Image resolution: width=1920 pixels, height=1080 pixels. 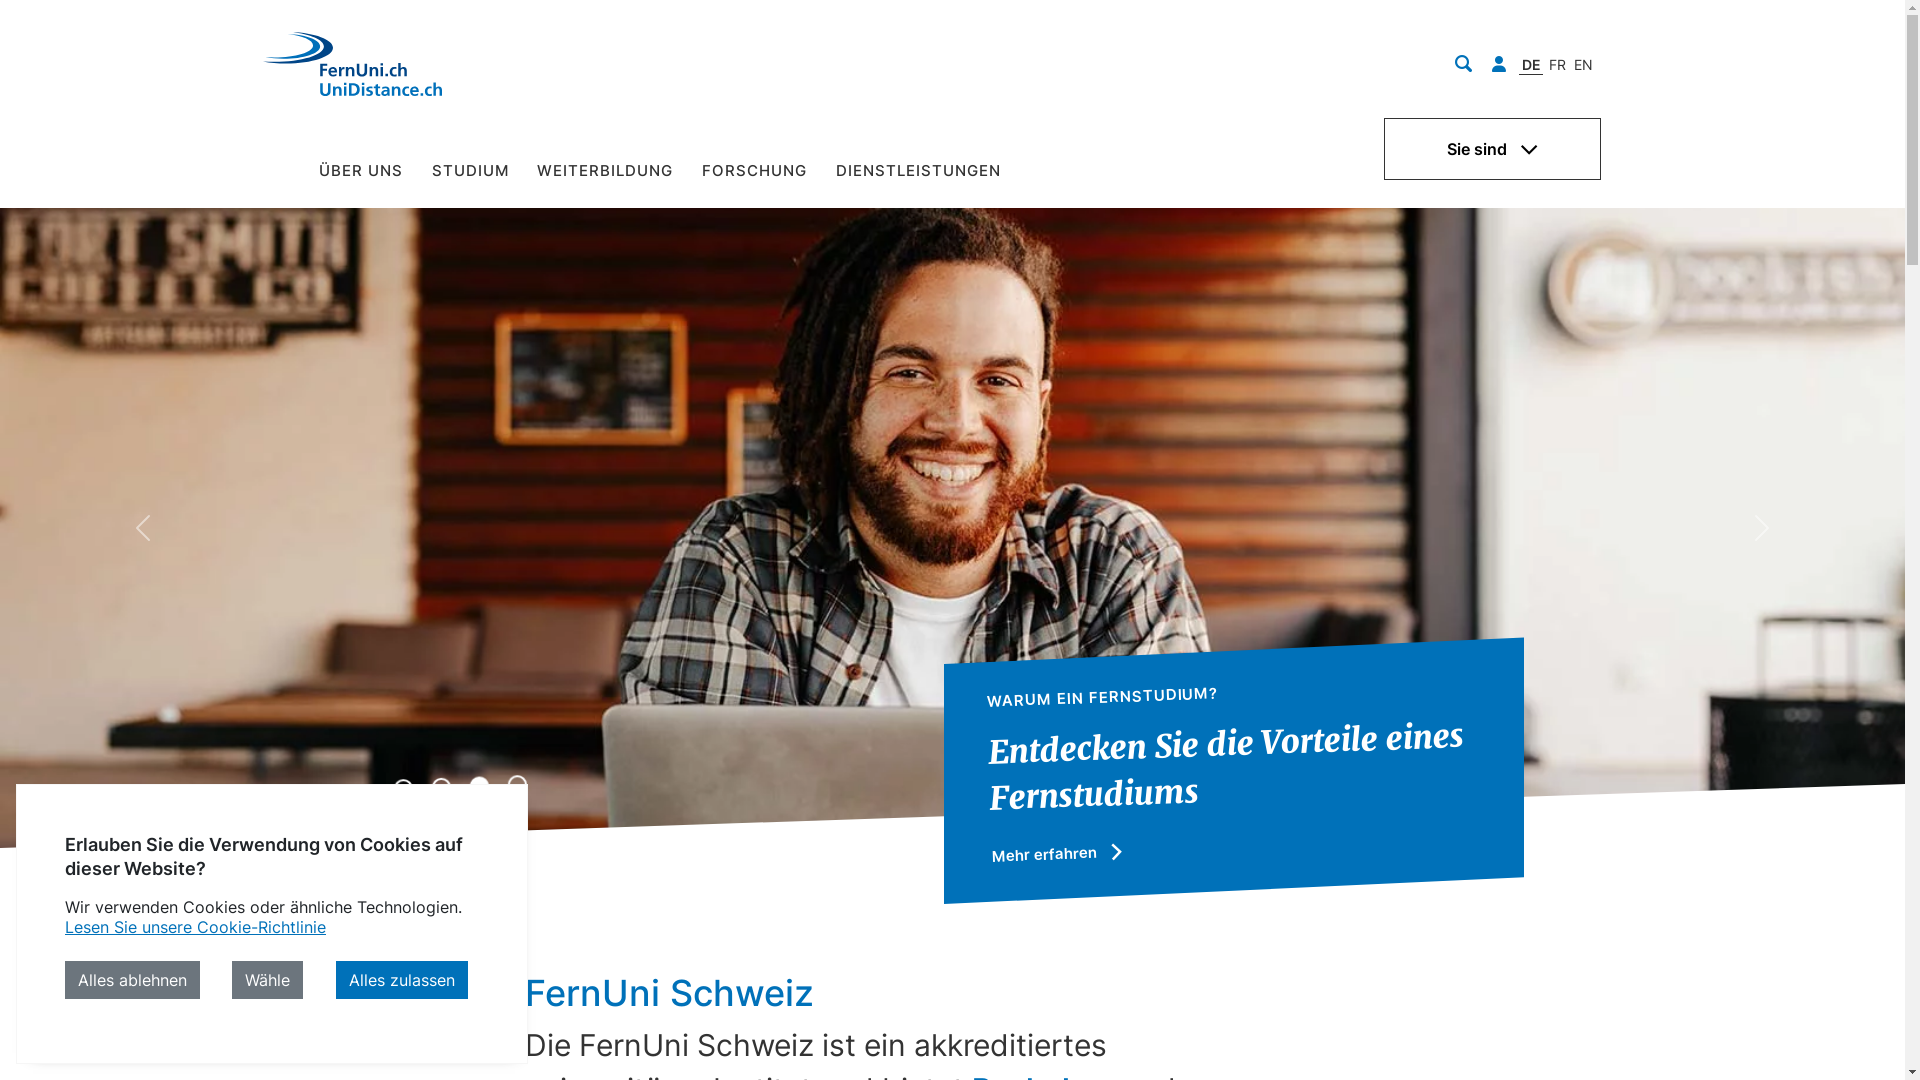 I want to click on 'WEITERBILDUNG', so click(x=604, y=176).